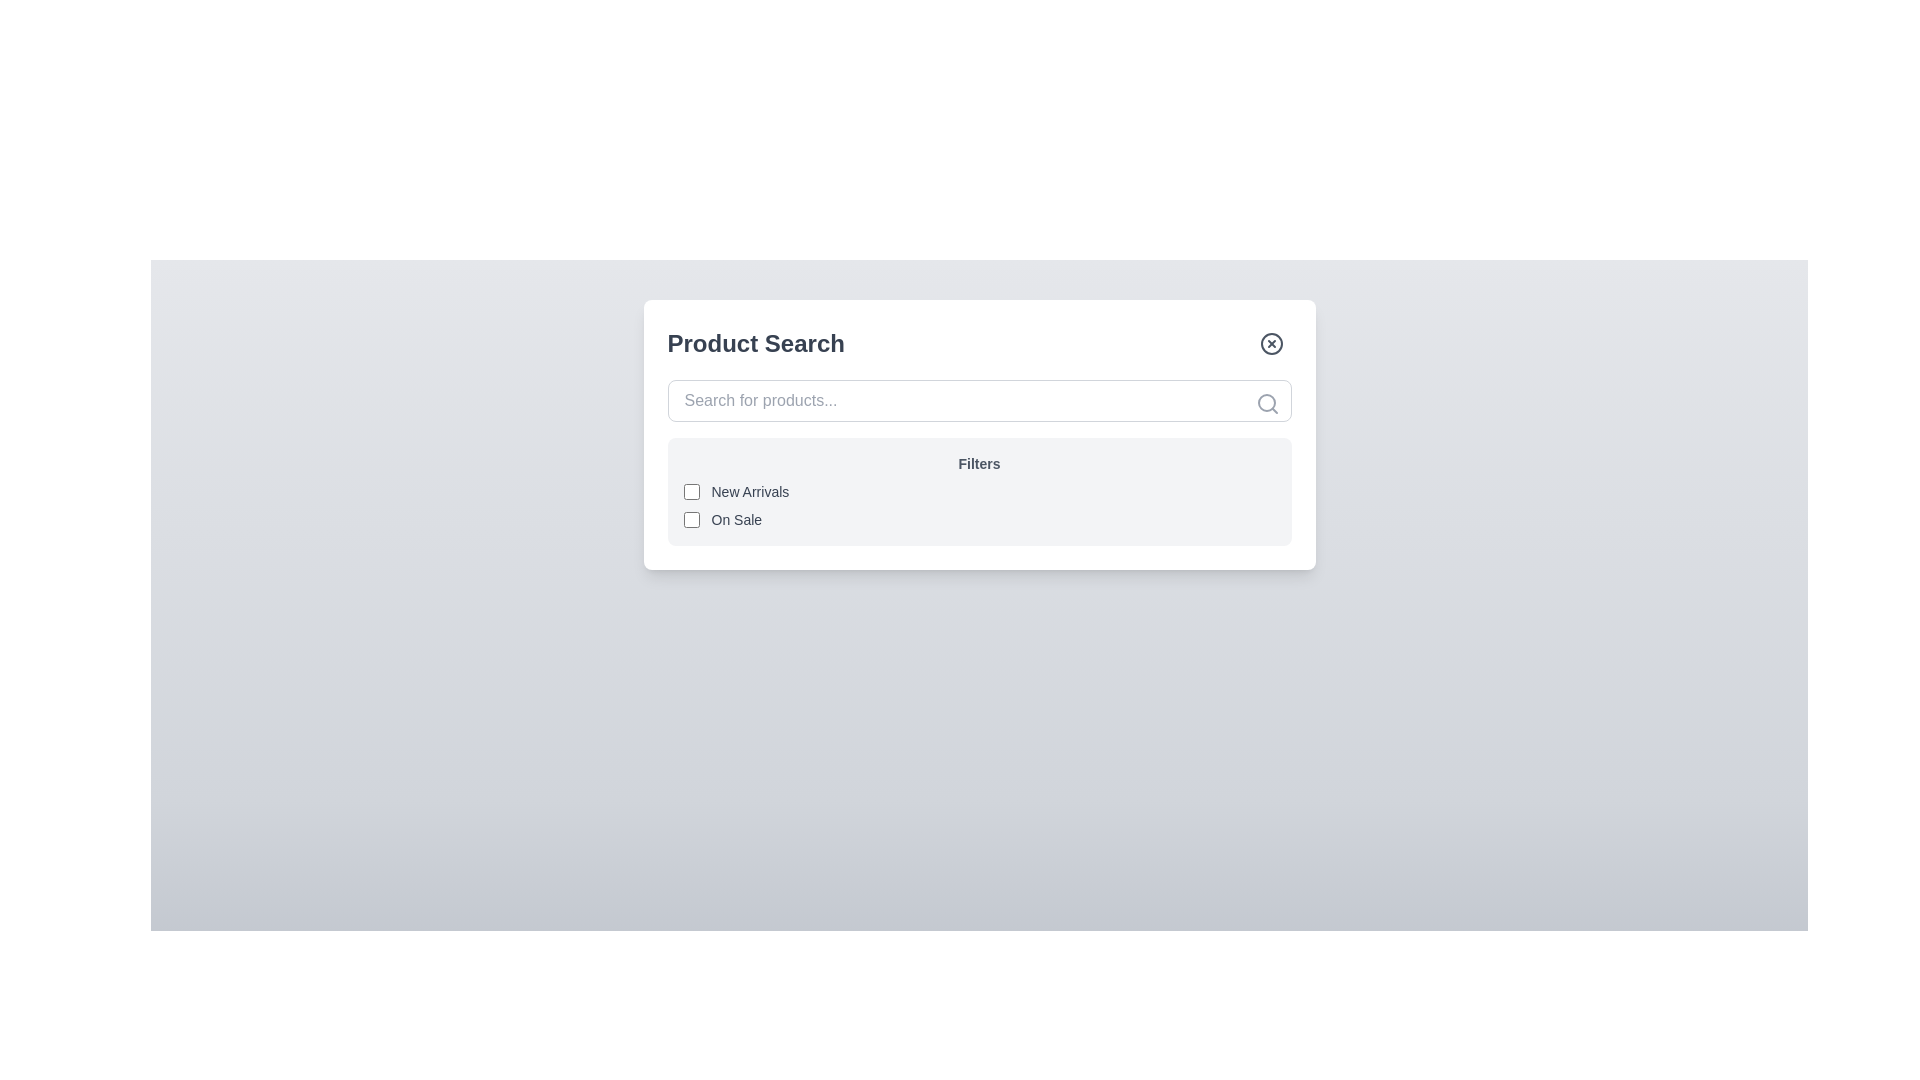  Describe the element at coordinates (735, 519) in the screenshot. I see `the label that describes the purpose of the checkbox for filtering items that are on sale, located within the second filter option of the 'Filters' section in the 'Product Search' panel` at that location.